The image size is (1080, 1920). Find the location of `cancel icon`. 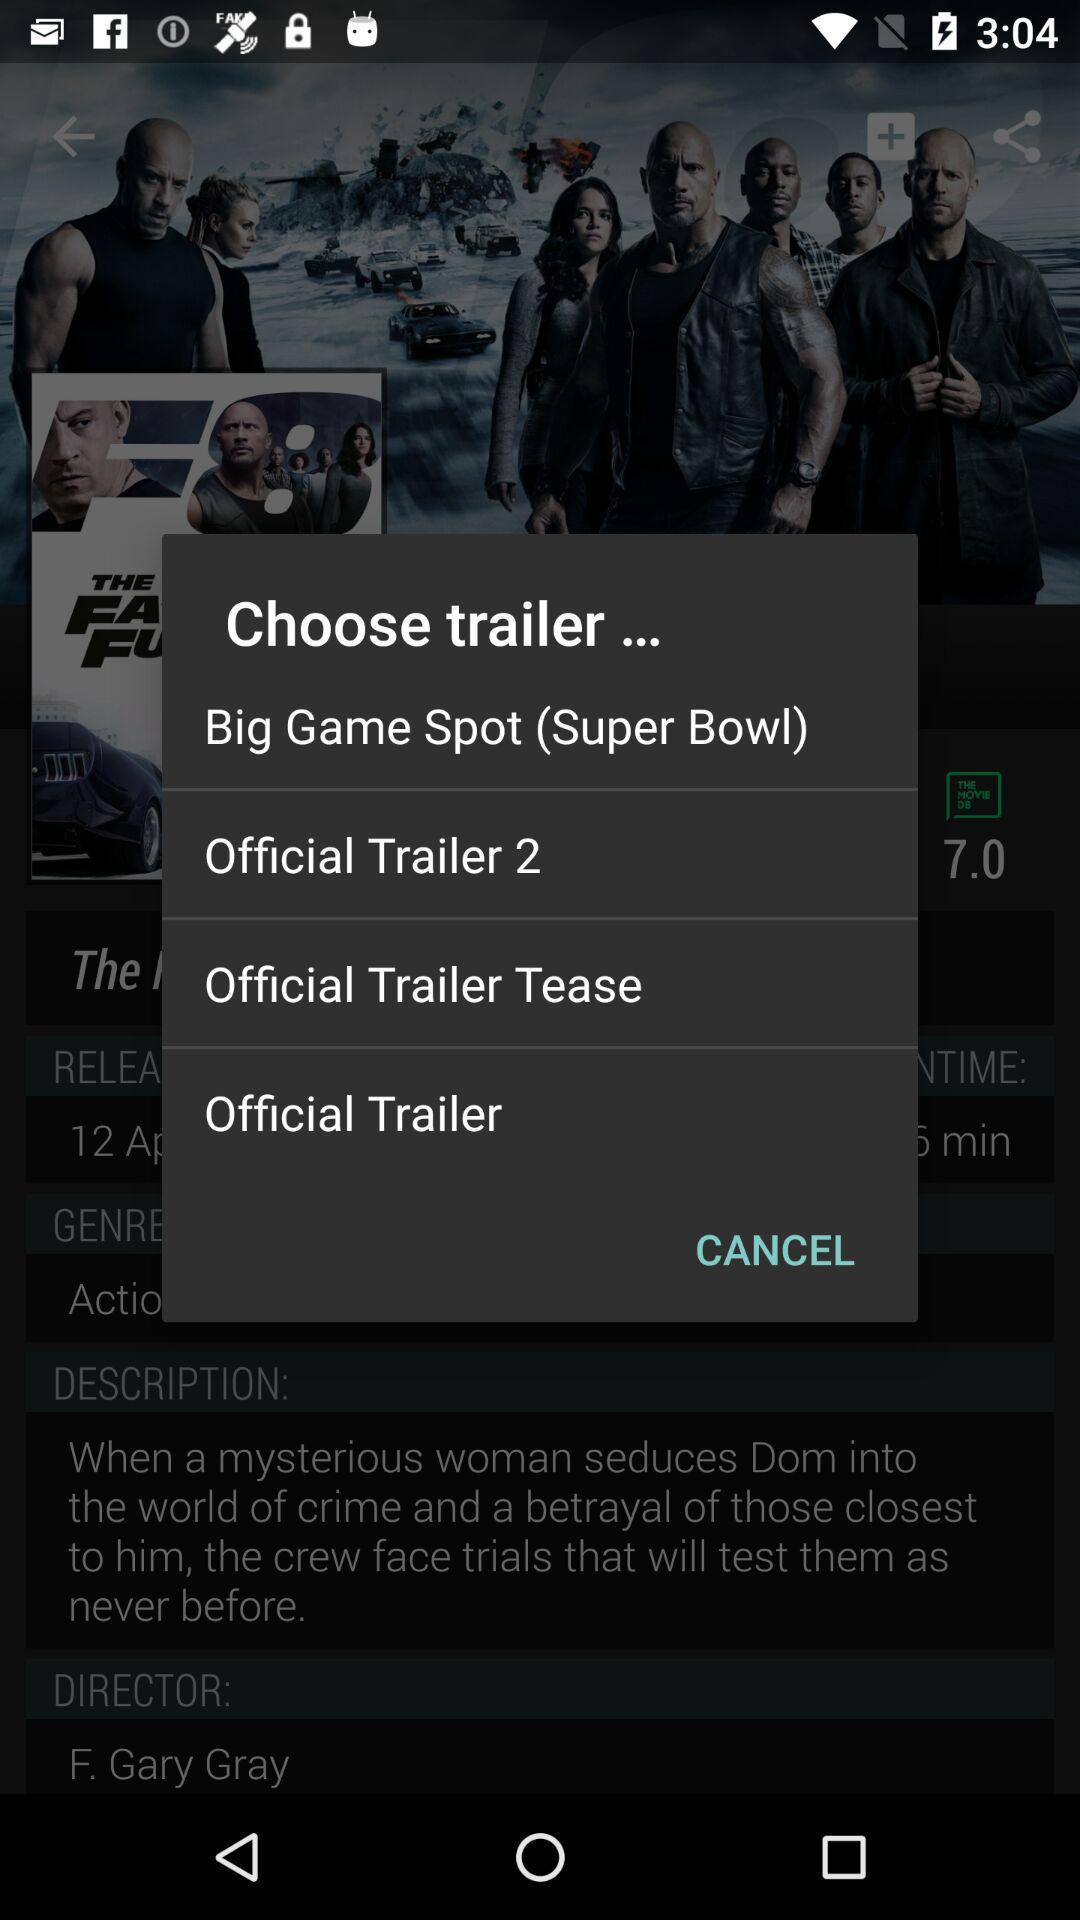

cancel icon is located at coordinates (774, 1247).